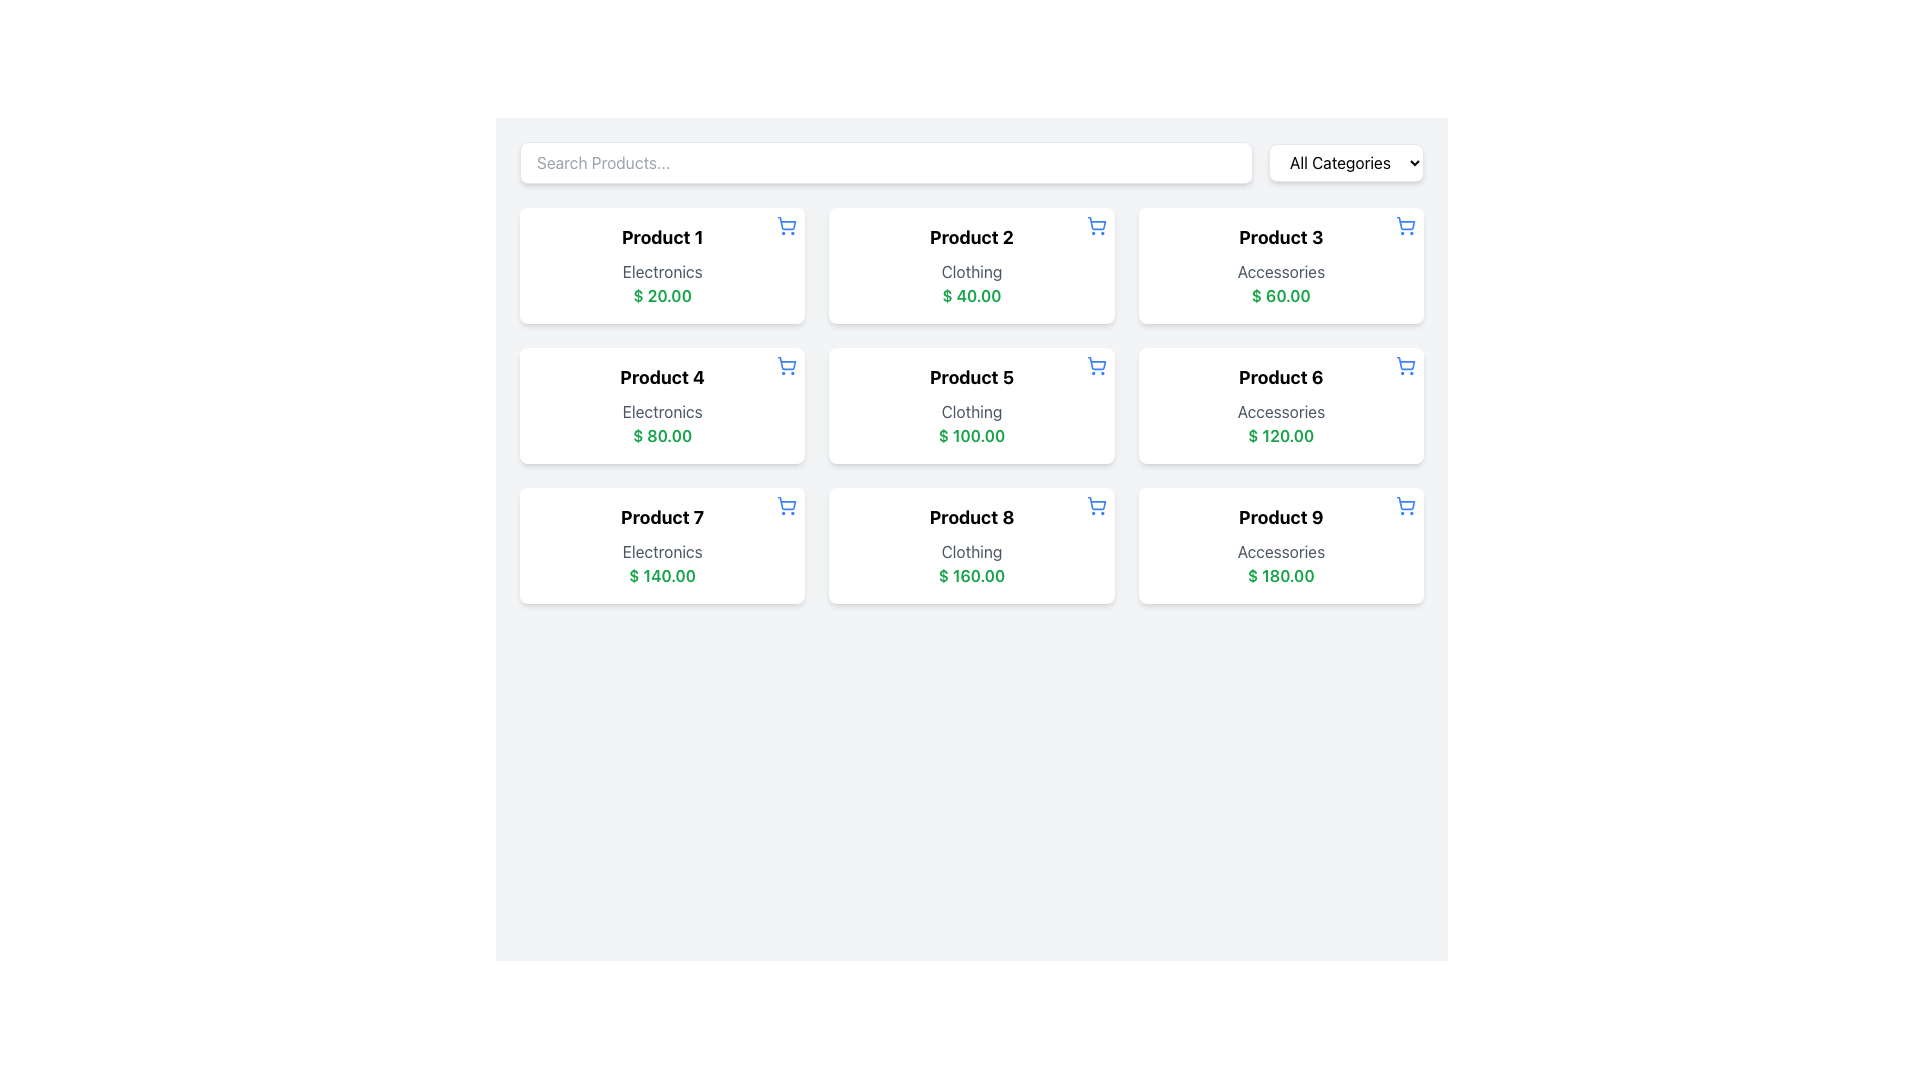 The width and height of the screenshot is (1920, 1080). Describe the element at coordinates (971, 237) in the screenshot. I see `the bolded text label displaying 'Product 2' at the top of the product card` at that location.